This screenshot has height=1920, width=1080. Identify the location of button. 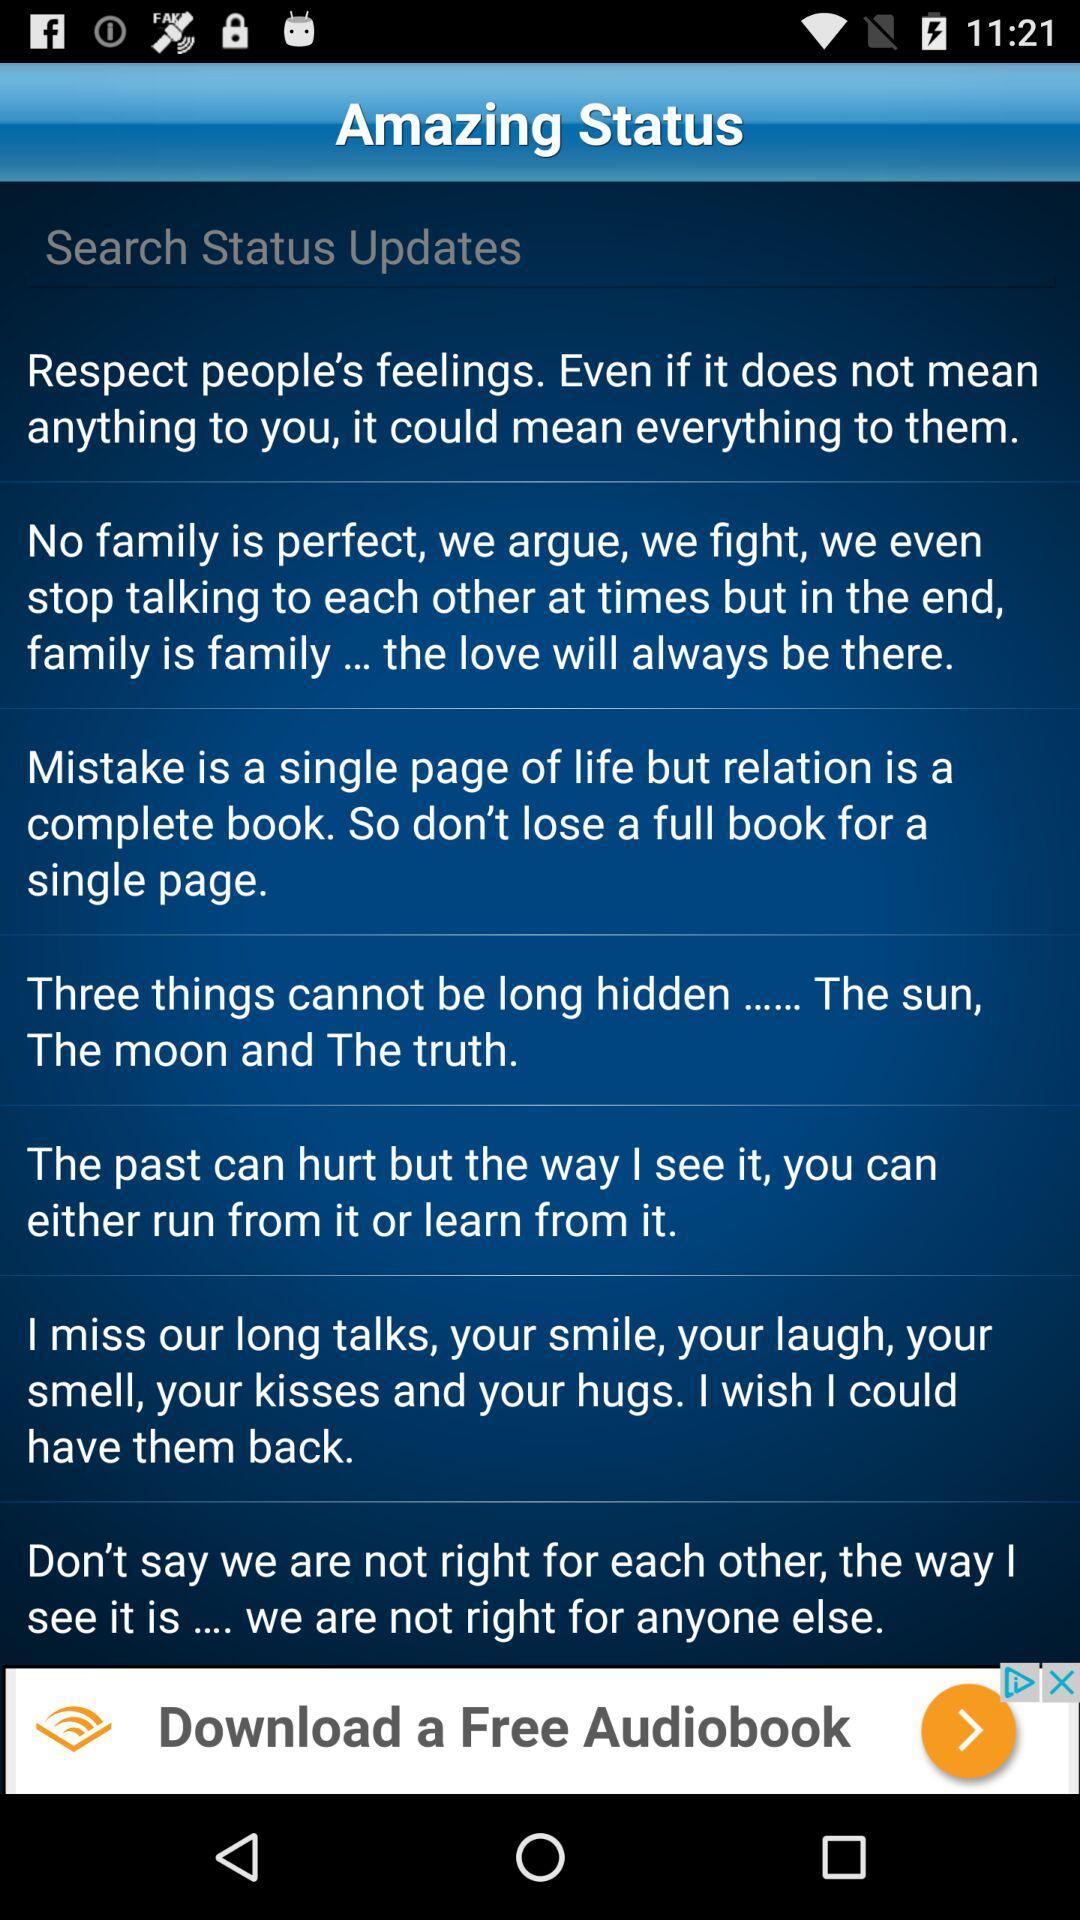
(540, 245).